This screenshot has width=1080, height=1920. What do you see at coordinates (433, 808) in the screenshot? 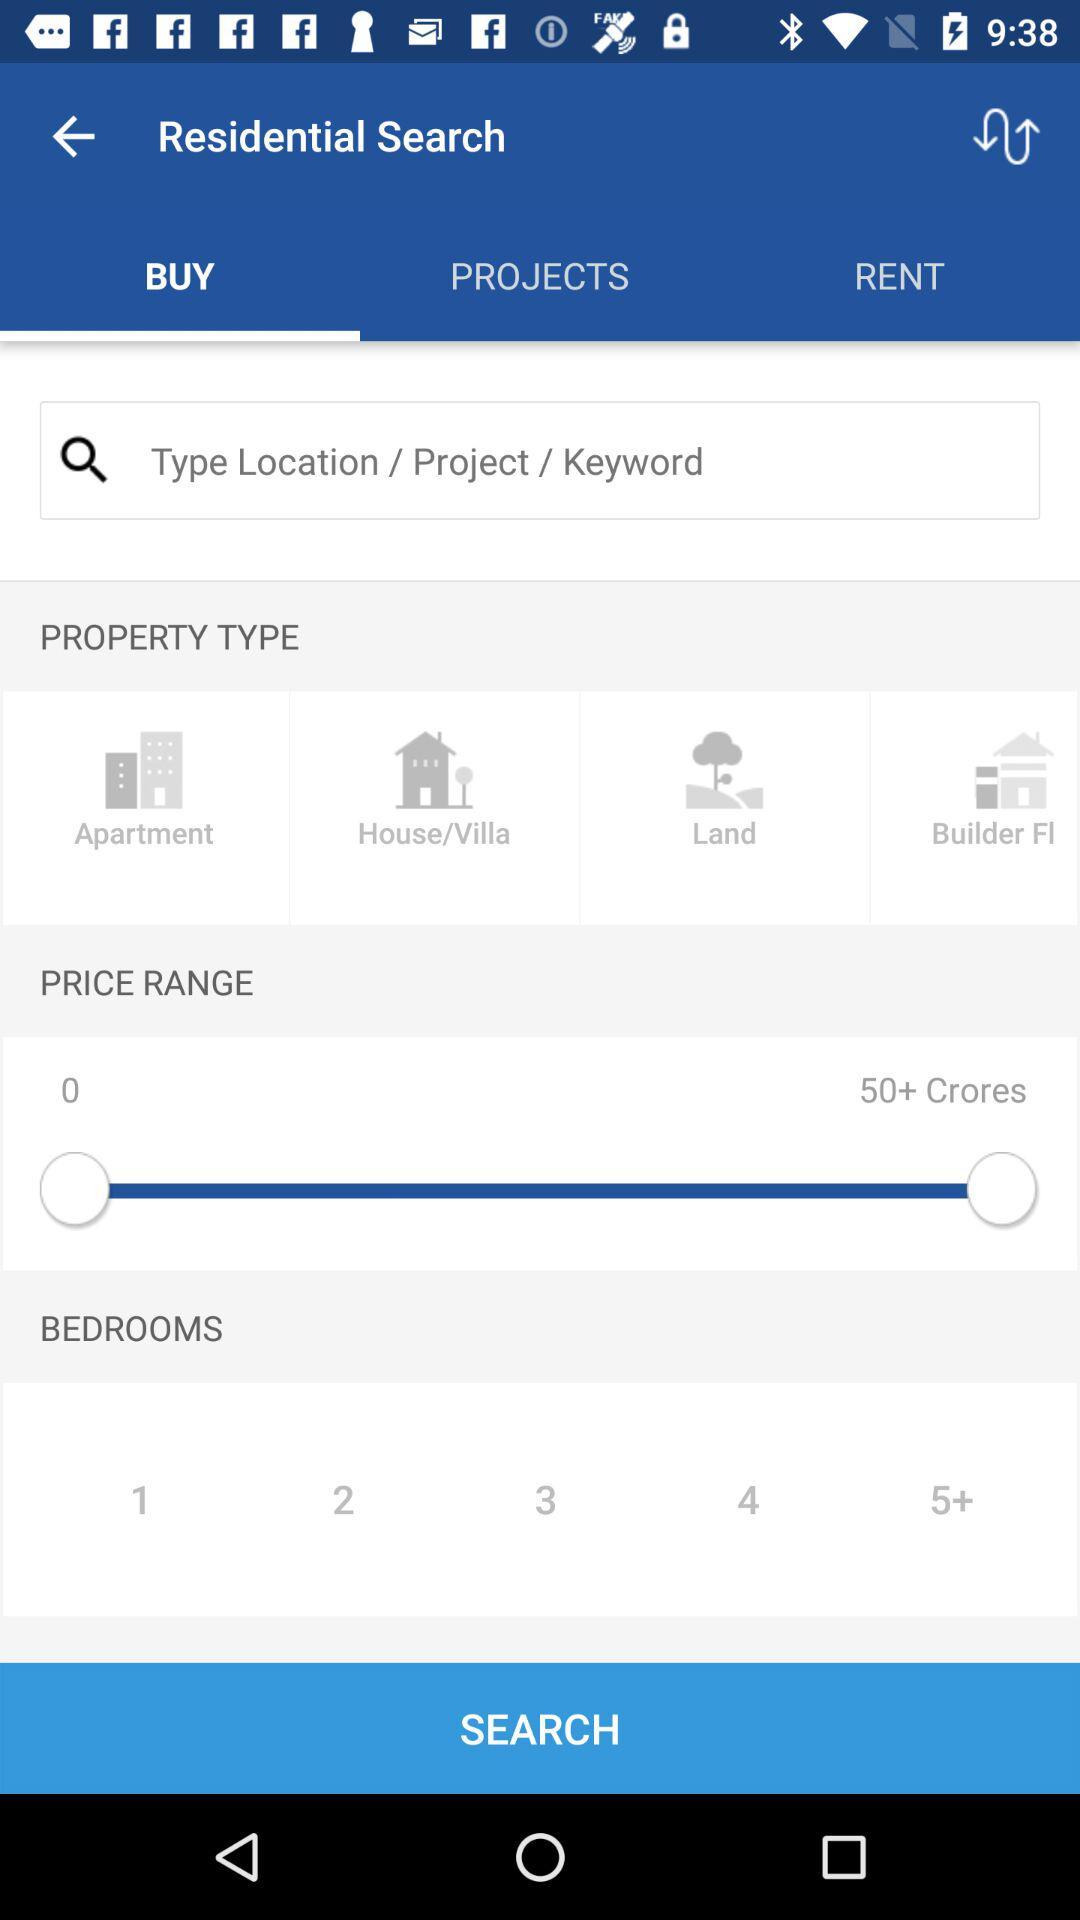
I see `the house/villa icon` at bounding box center [433, 808].